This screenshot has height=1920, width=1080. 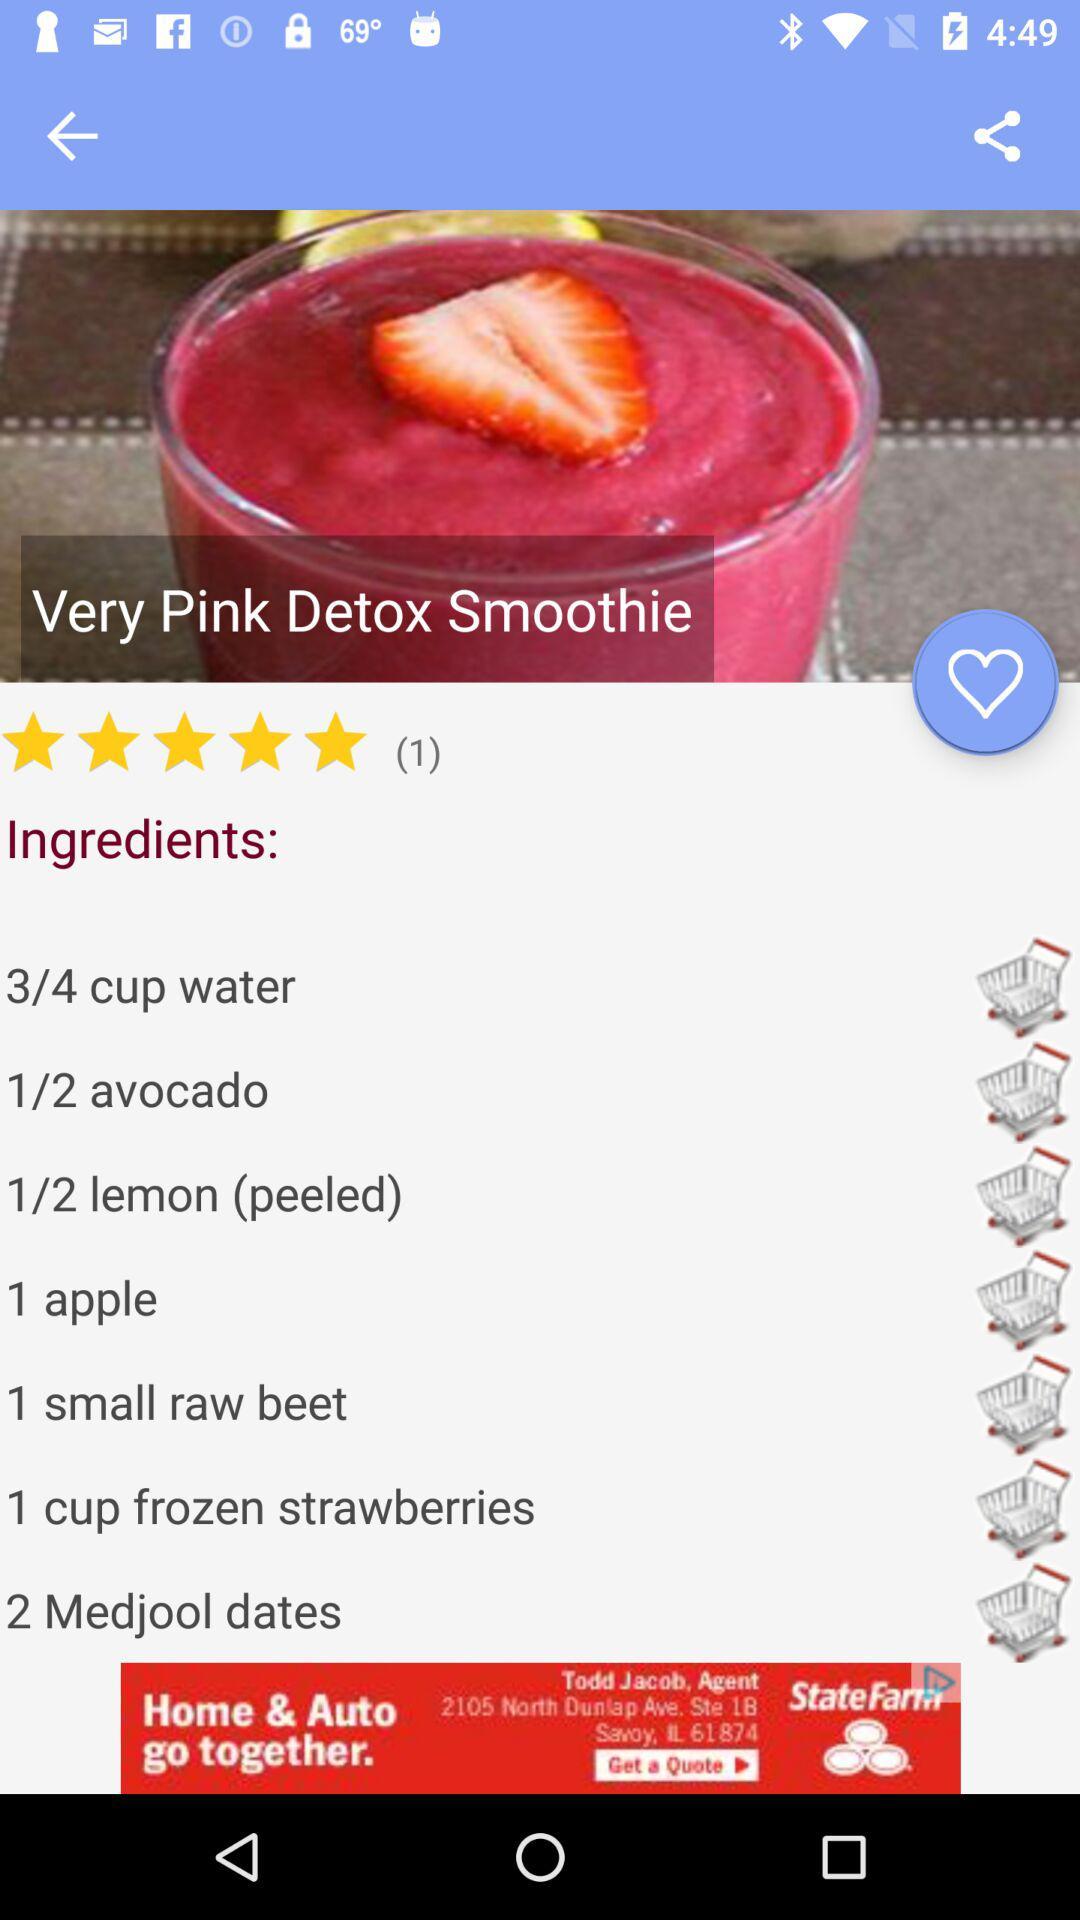 I want to click on go back, so click(x=71, y=135).